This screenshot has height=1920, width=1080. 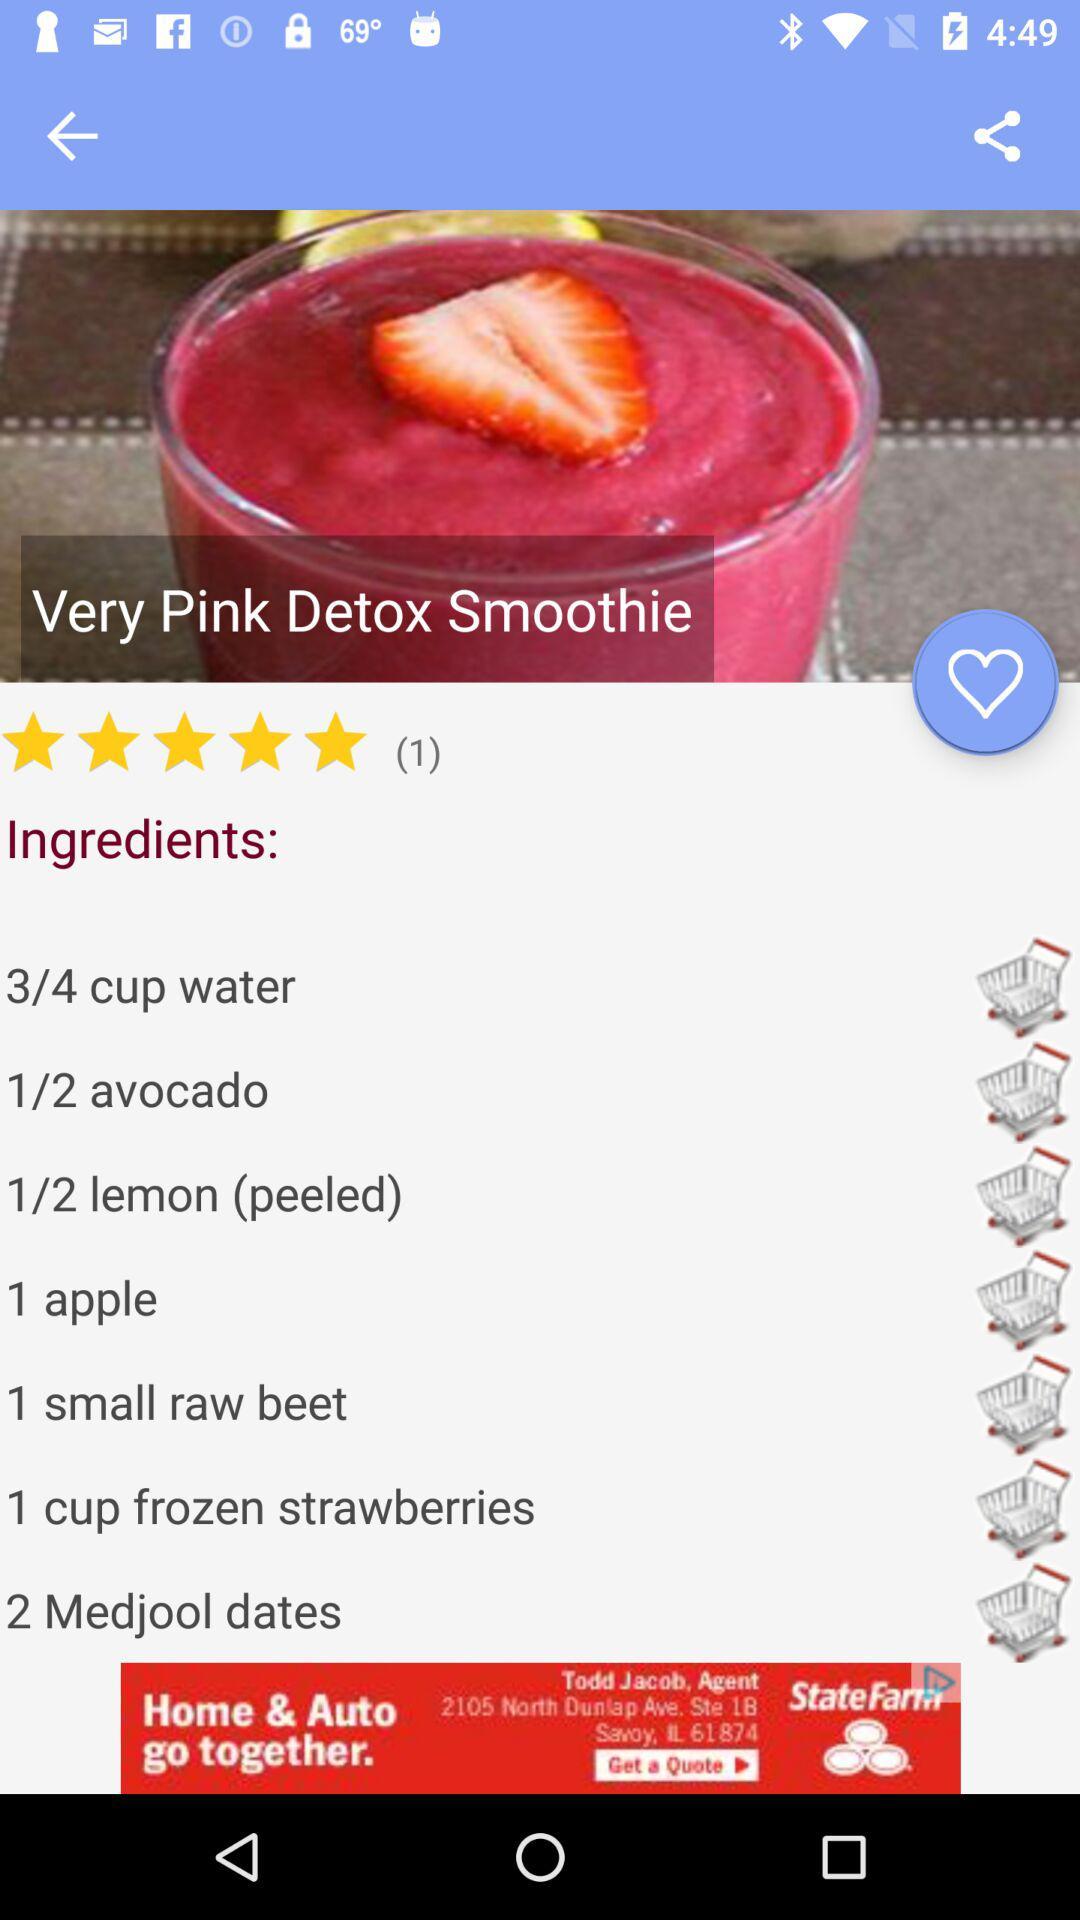 I want to click on go back, so click(x=71, y=135).